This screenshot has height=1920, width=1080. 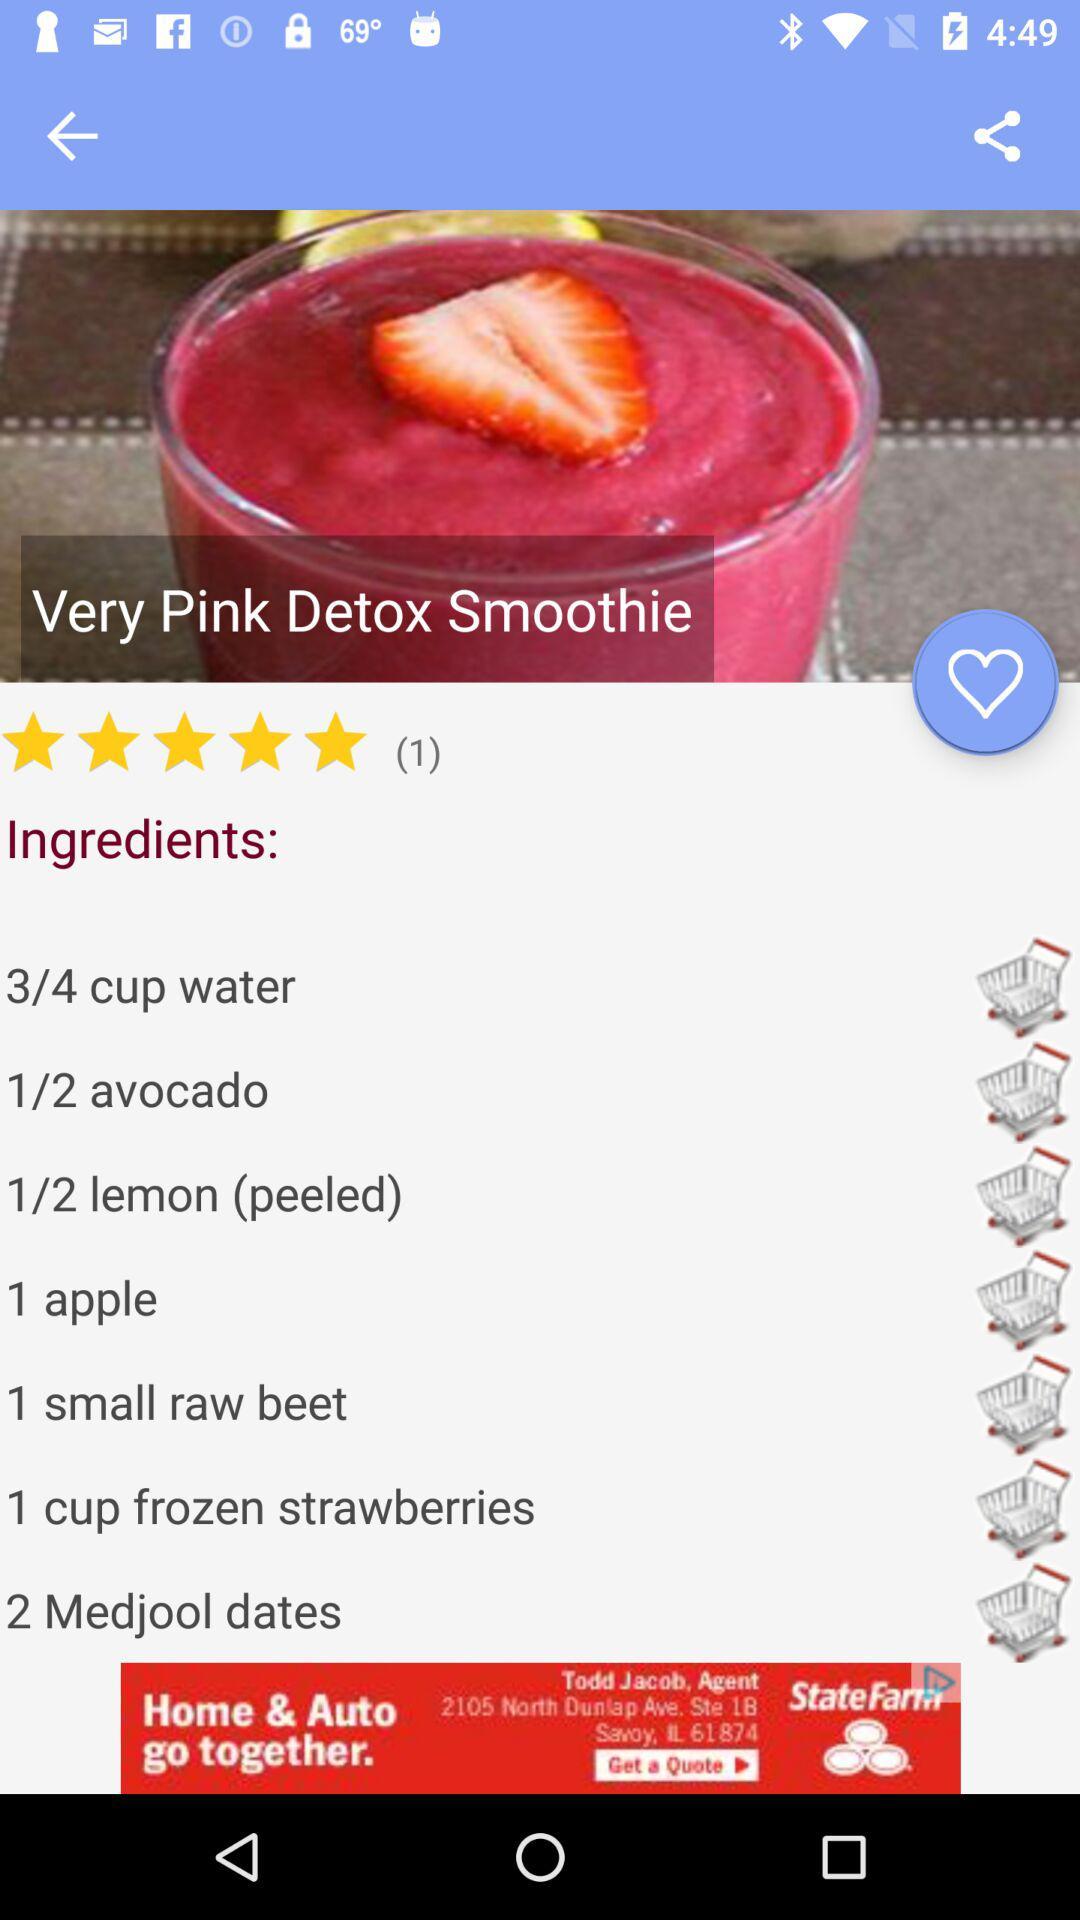 I want to click on go back, so click(x=71, y=135).